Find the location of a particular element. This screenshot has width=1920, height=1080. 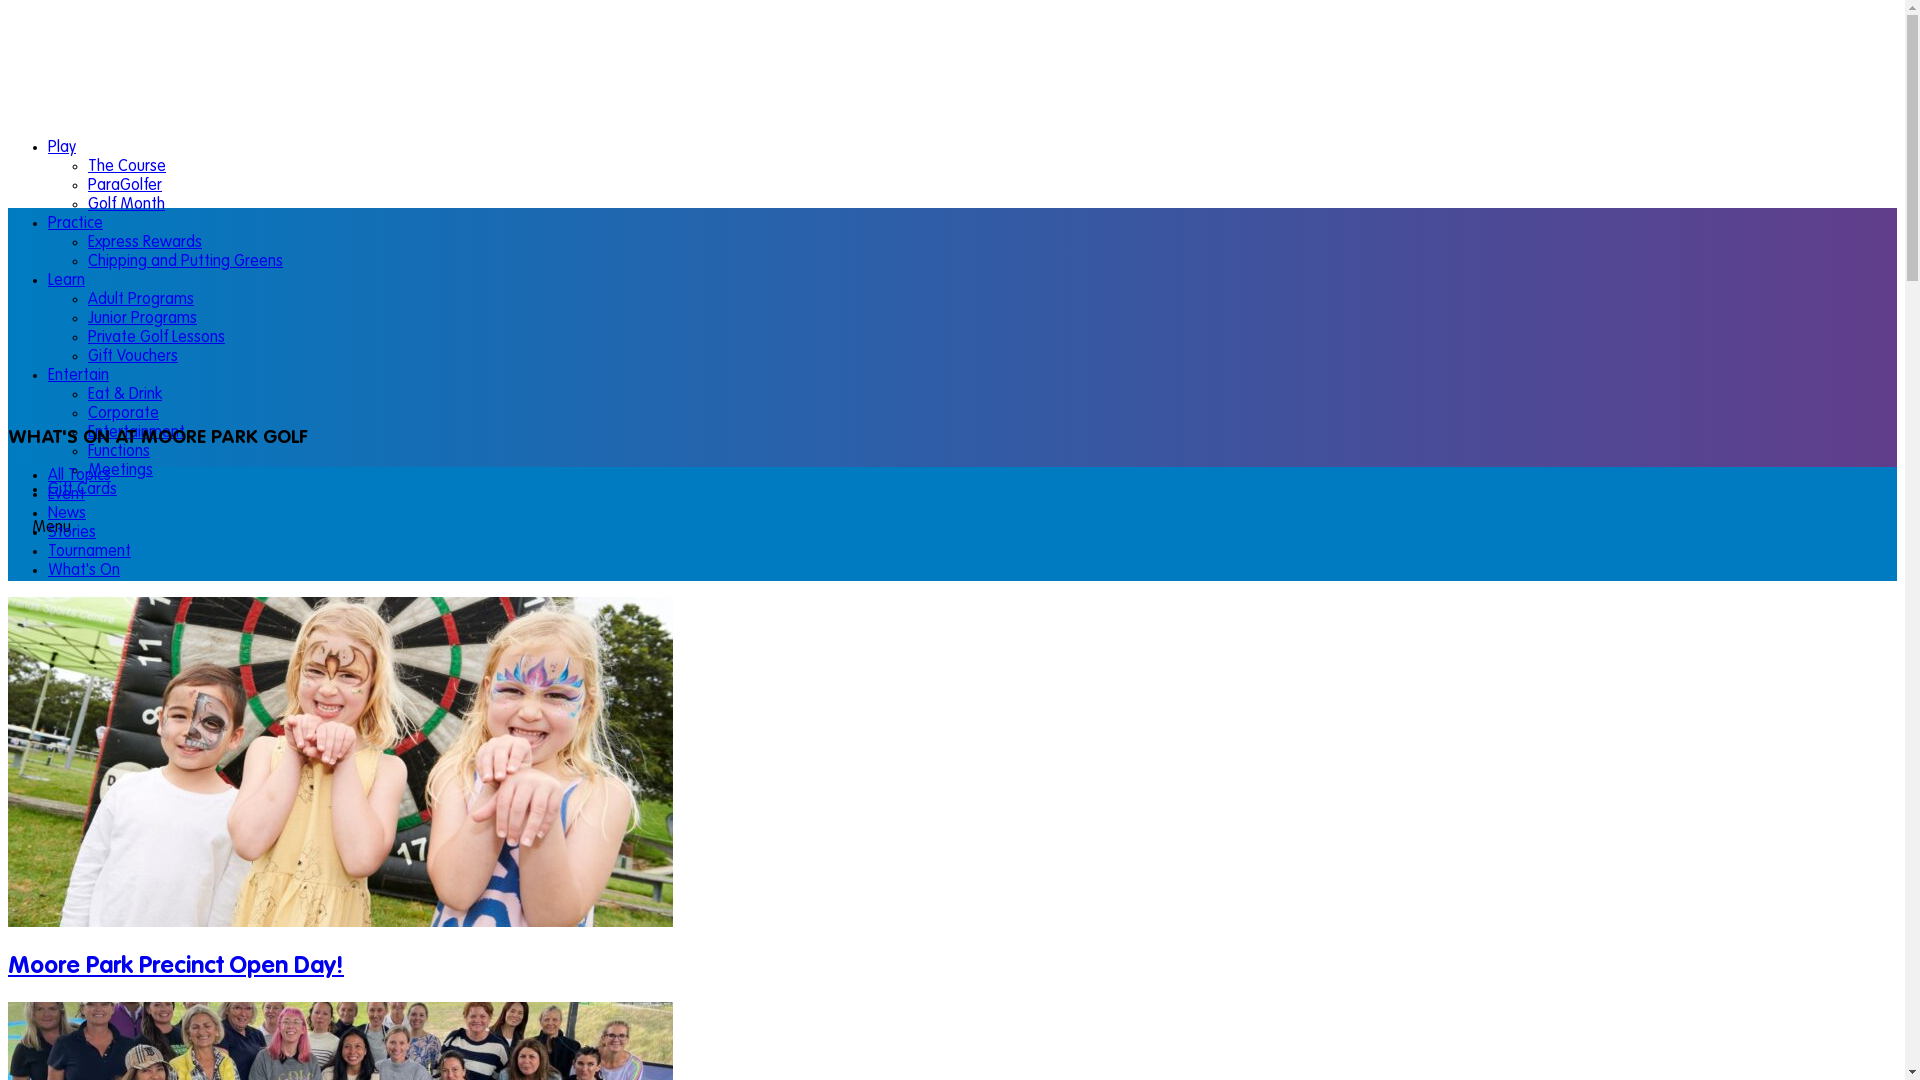

'Golf Shop' is located at coordinates (80, 1052).